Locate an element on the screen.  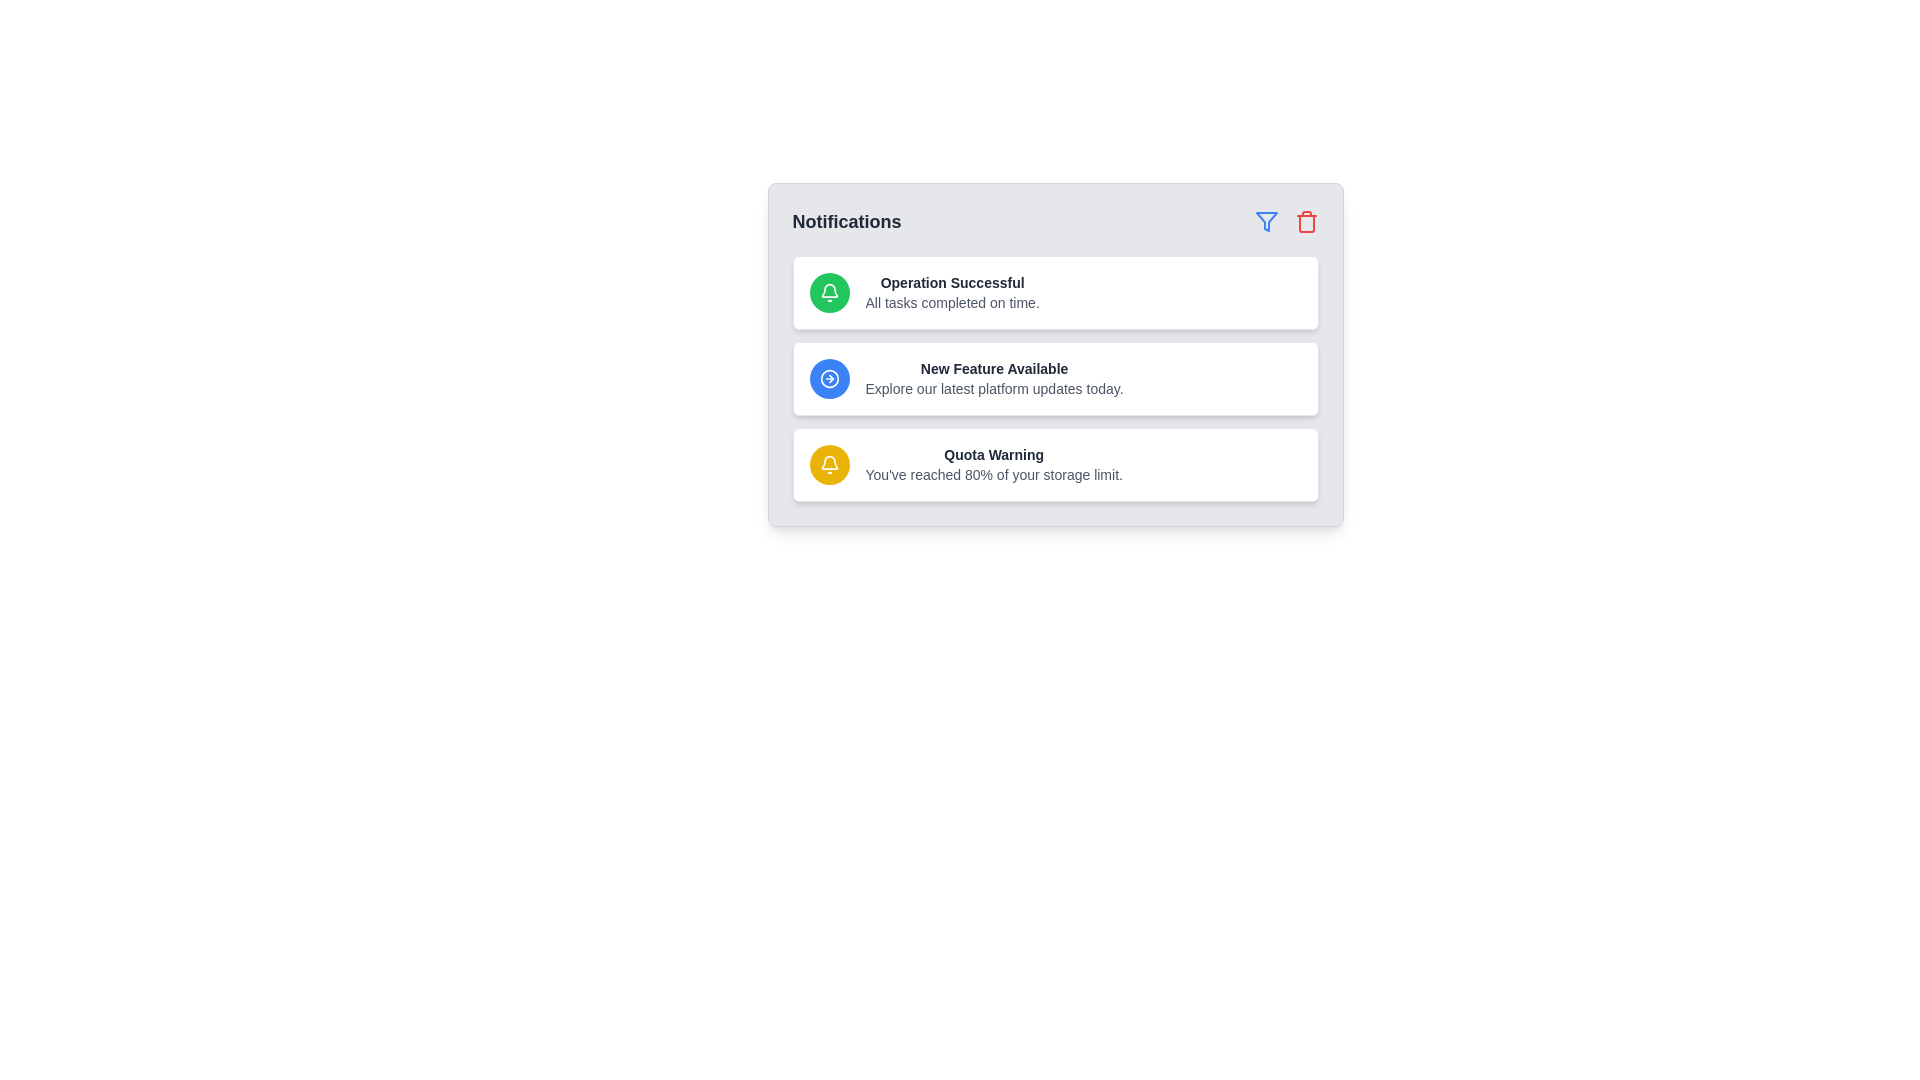
the yellow alert icon located in the Notification panel, specifically positioned to the left of the 'Quota Warning' notification in the last notification row is located at coordinates (829, 465).